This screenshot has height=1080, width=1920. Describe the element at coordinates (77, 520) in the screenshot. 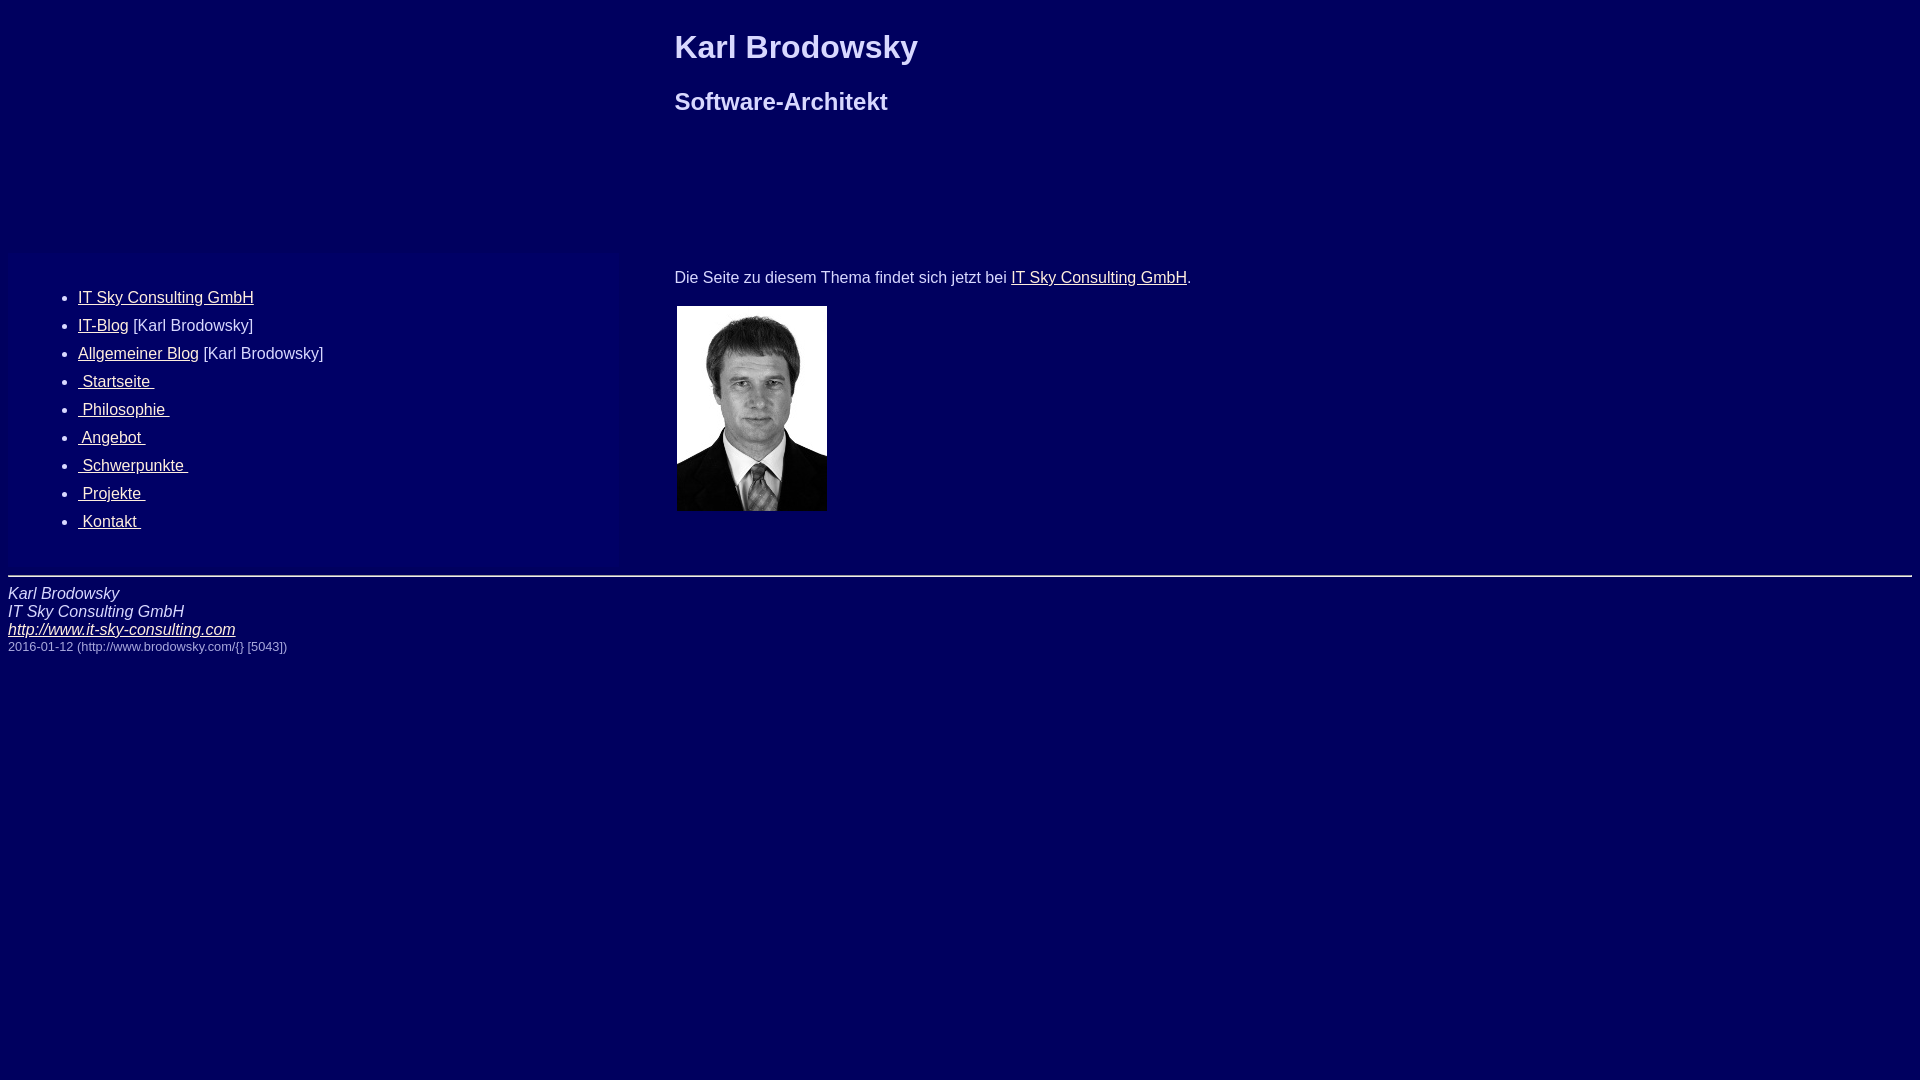

I see `' Kontakt '` at that location.